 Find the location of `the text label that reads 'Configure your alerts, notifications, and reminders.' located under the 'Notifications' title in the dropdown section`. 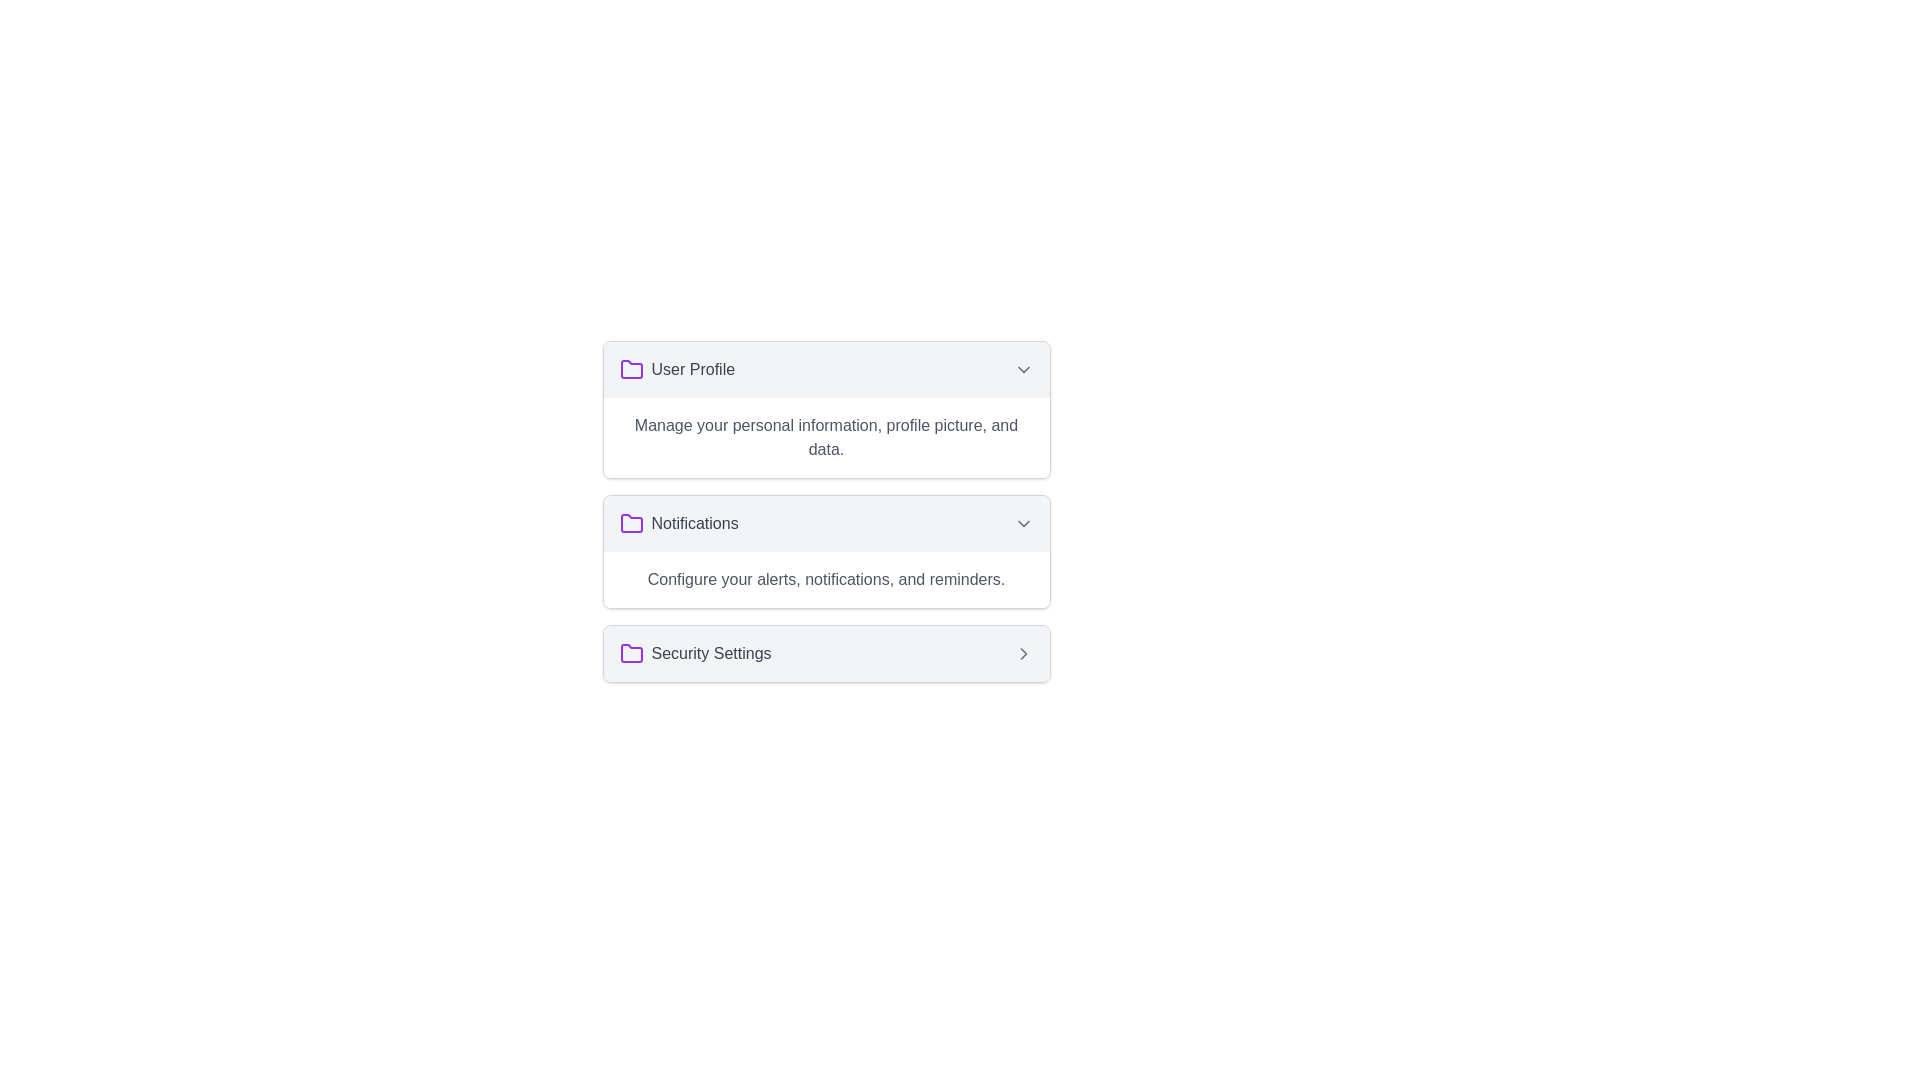

the text label that reads 'Configure your alerts, notifications, and reminders.' located under the 'Notifications' title in the dropdown section is located at coordinates (826, 579).